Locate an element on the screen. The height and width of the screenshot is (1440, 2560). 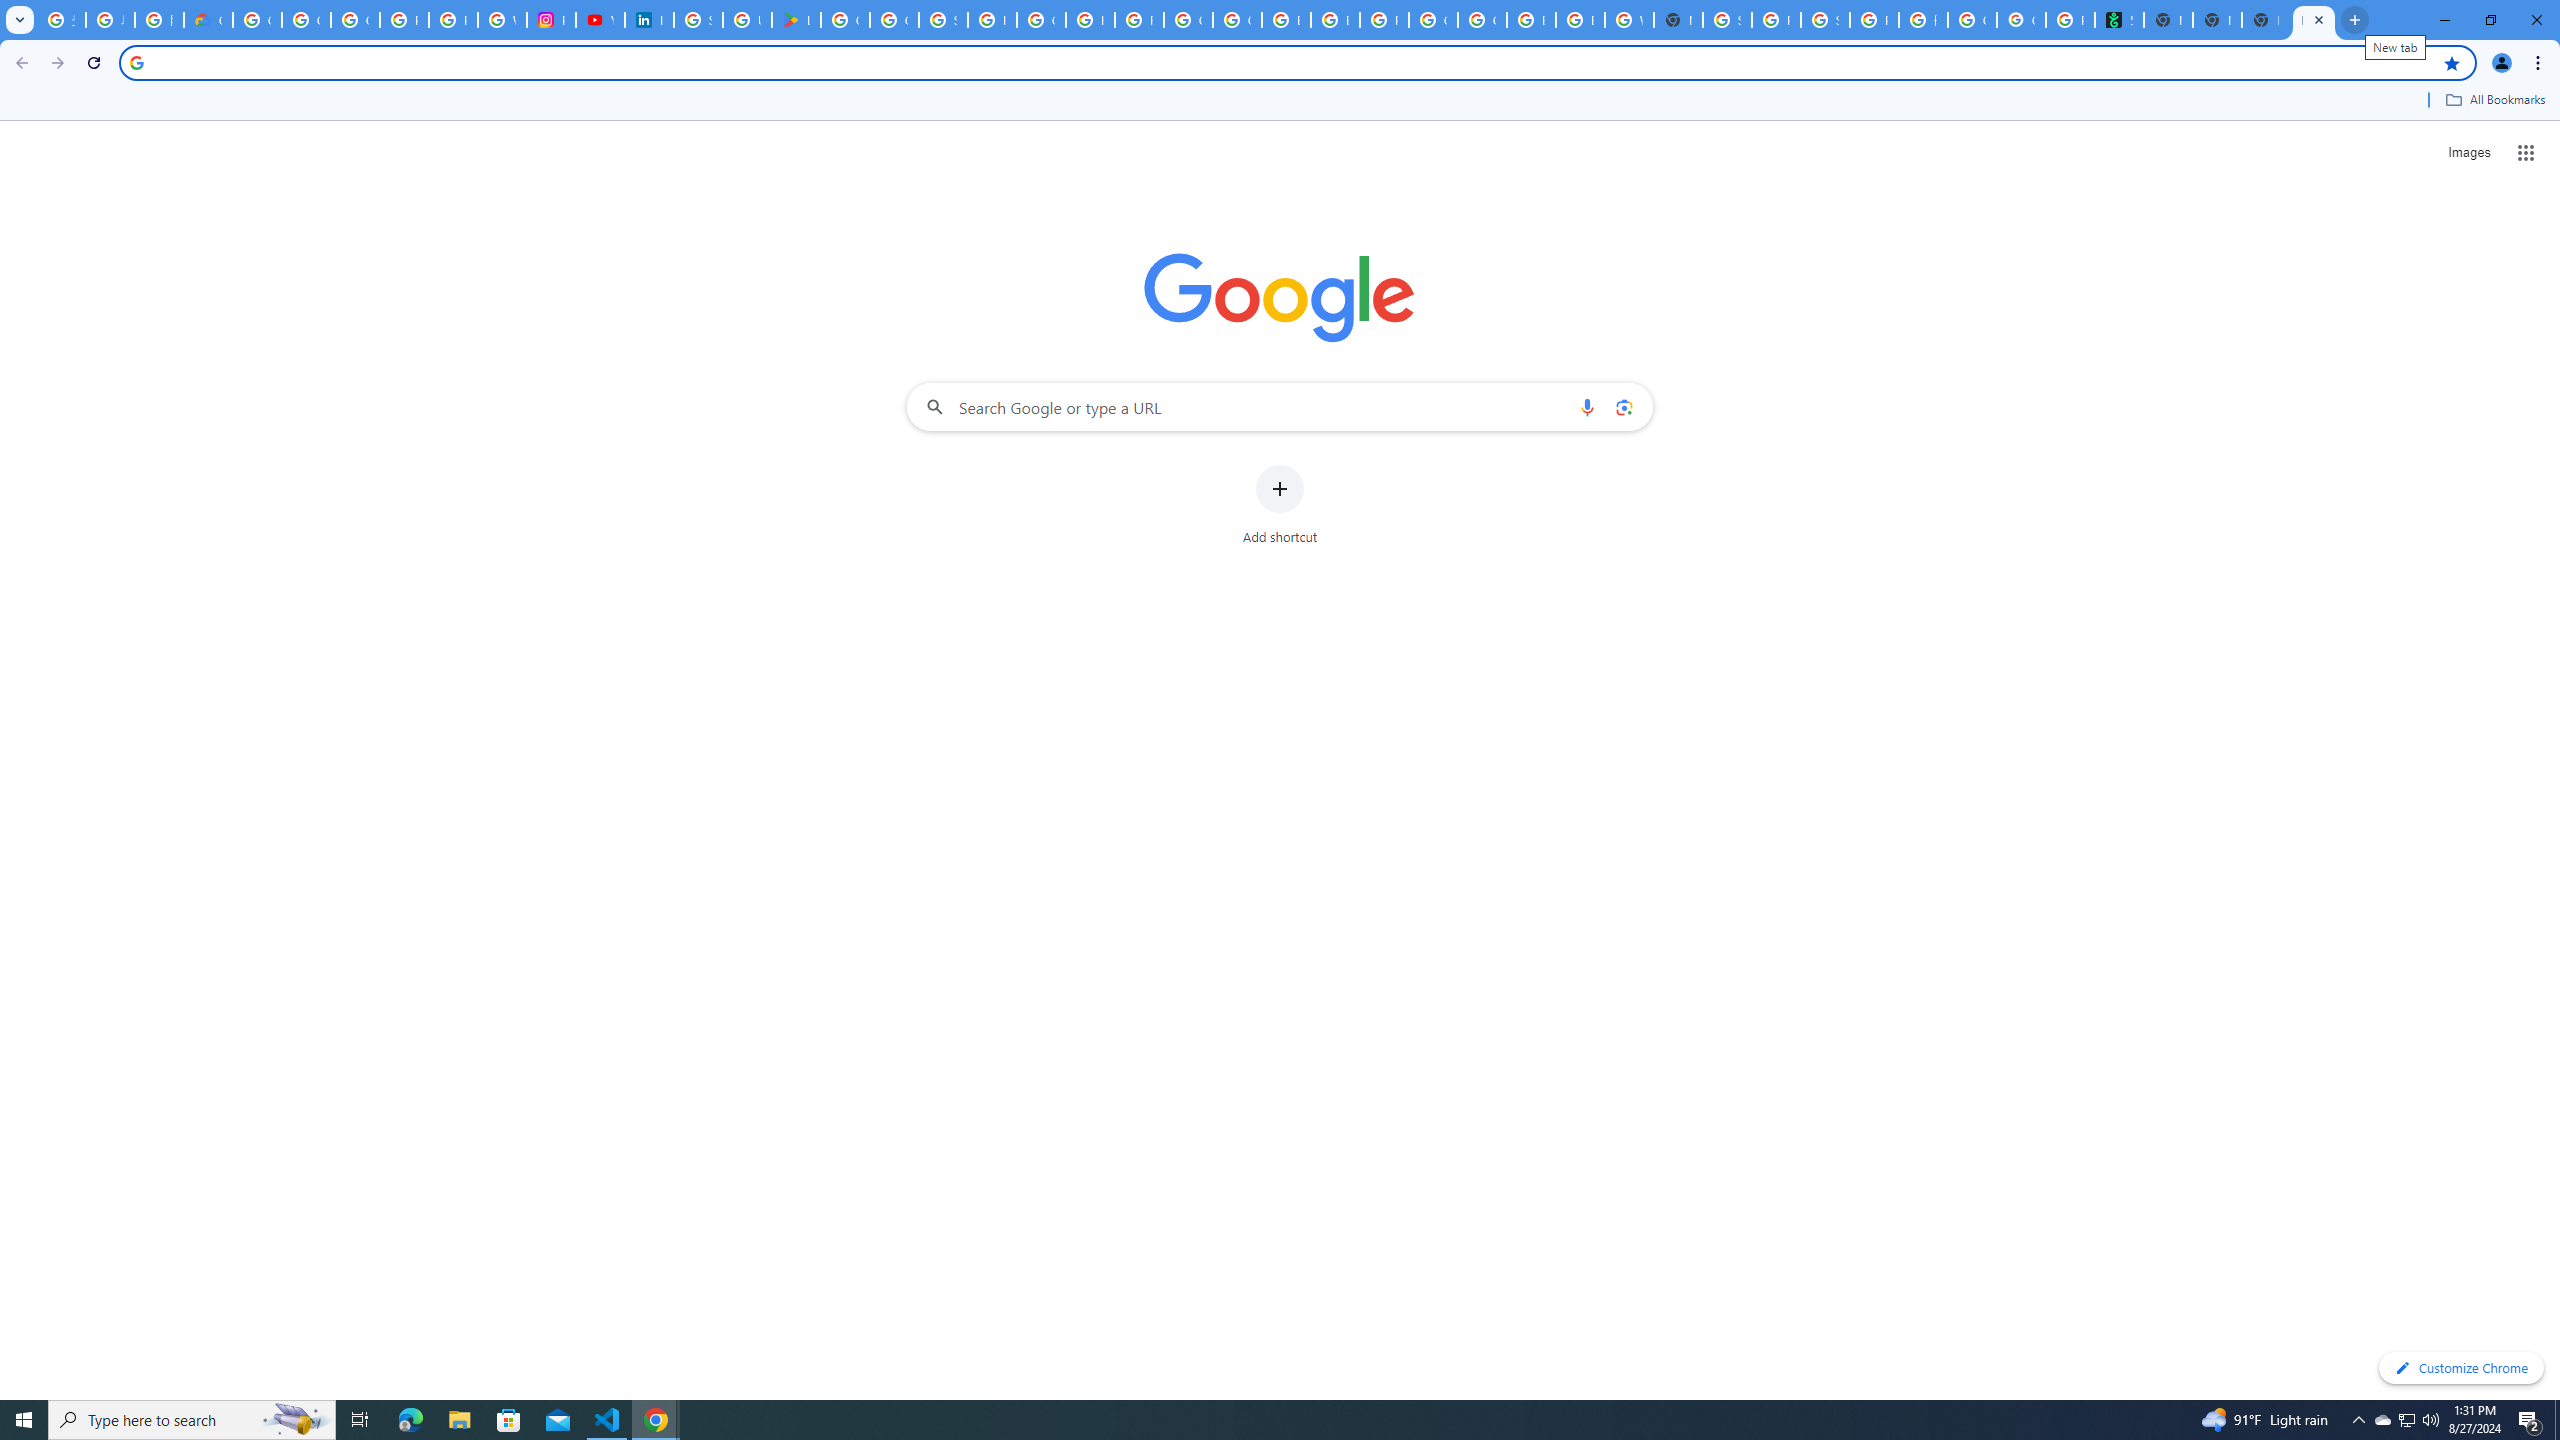
'Google Cloud Platform' is located at coordinates (1432, 19).